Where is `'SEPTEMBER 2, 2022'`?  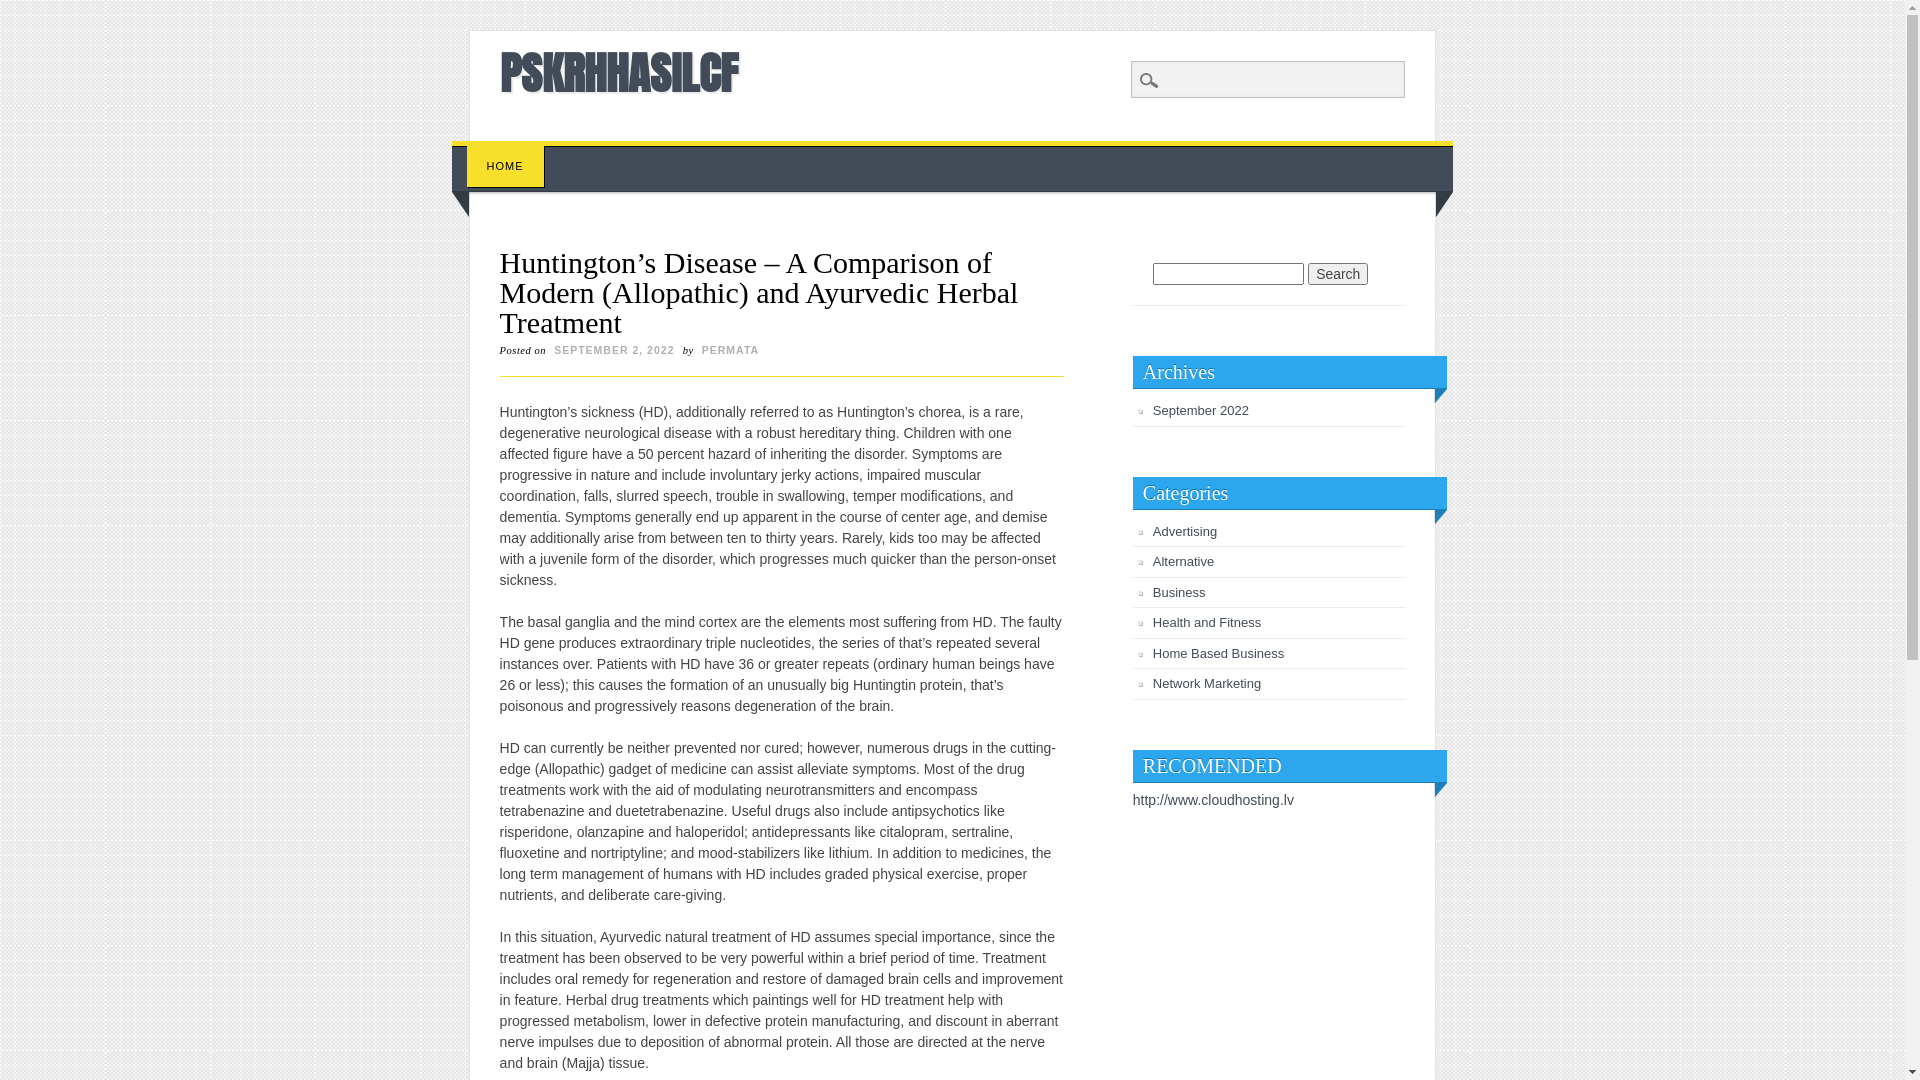
'SEPTEMBER 2, 2022' is located at coordinates (548, 349).